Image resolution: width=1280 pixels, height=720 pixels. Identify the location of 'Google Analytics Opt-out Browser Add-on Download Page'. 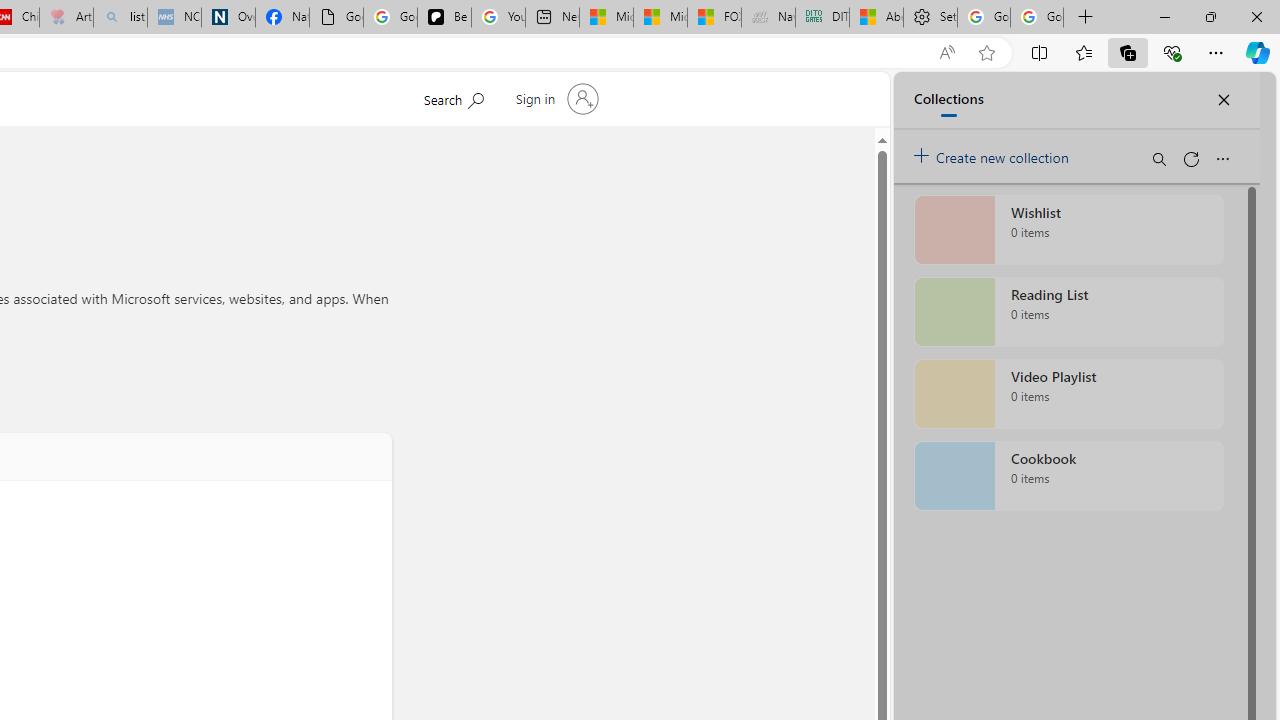
(336, 17).